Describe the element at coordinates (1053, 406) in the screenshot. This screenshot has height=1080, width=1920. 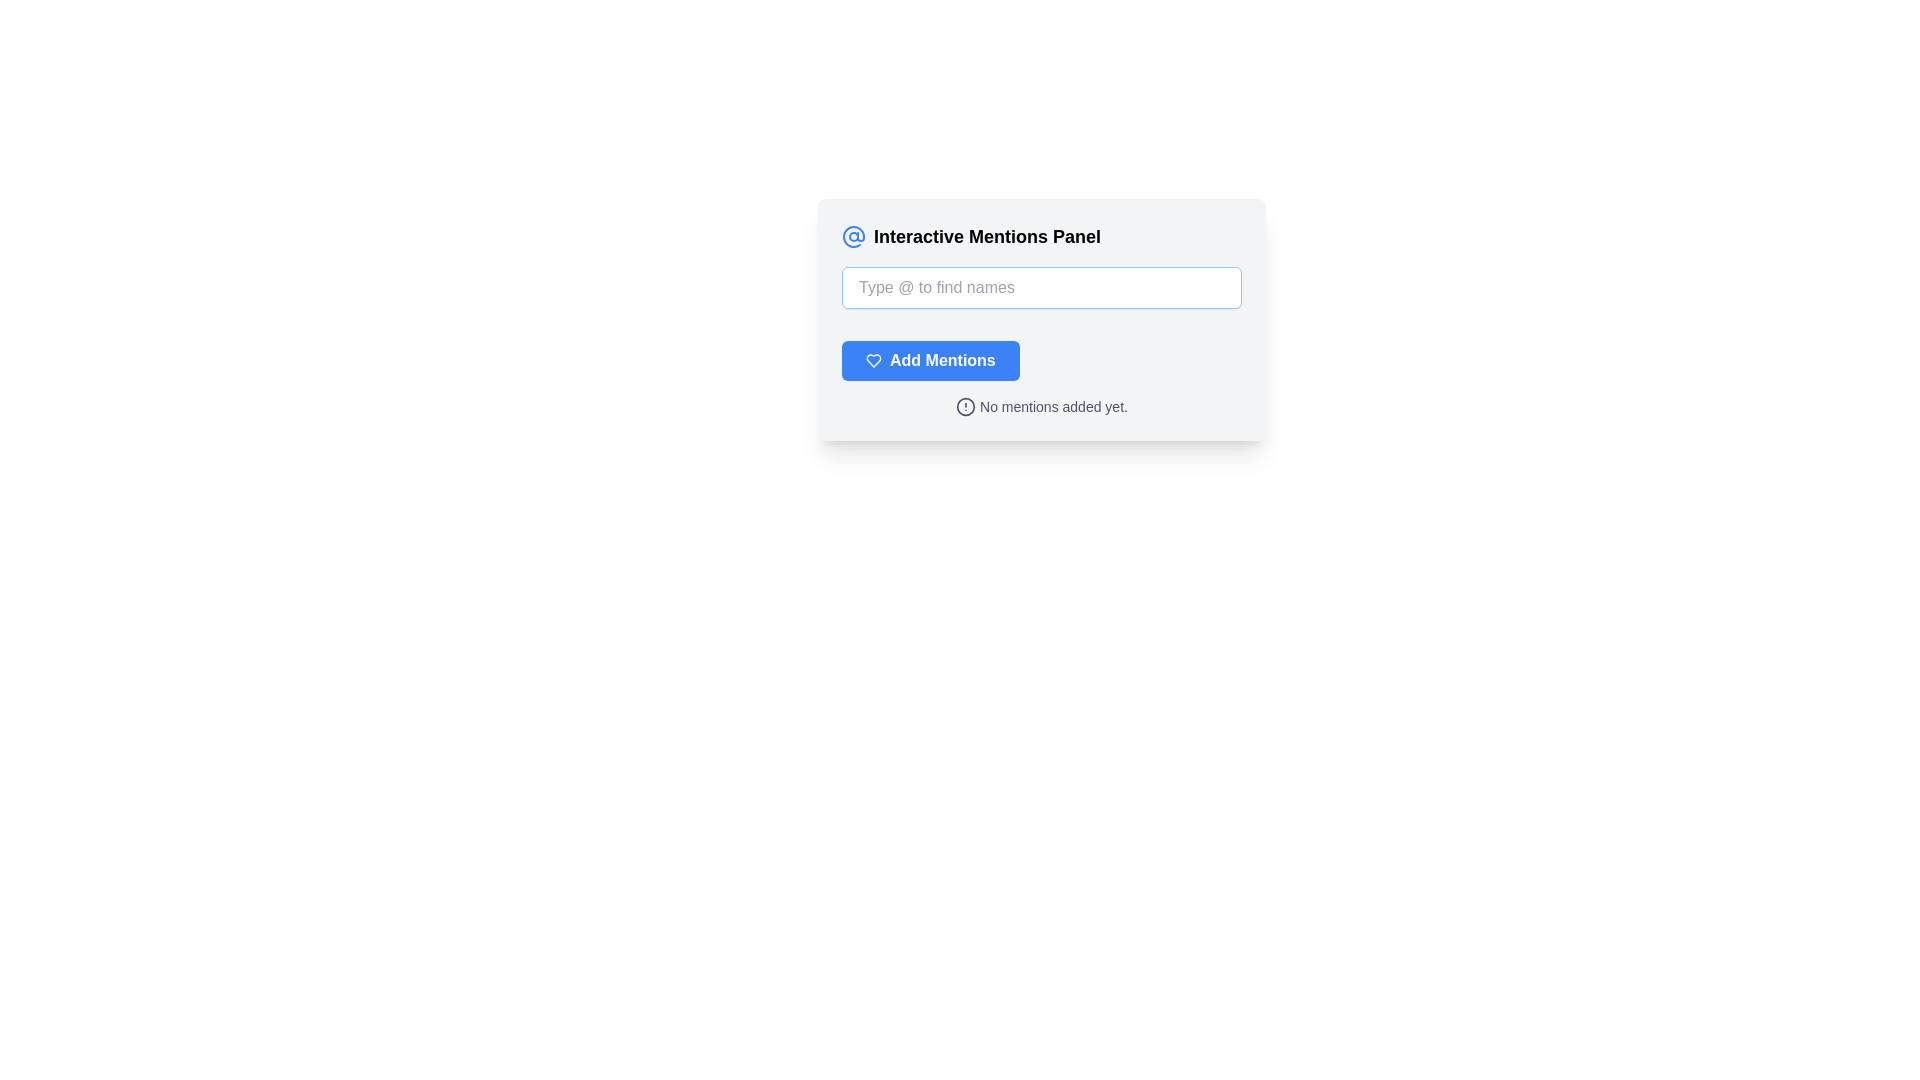
I see `the text label displaying 'No mentions added yet.' in gray color, located next to the circular alert icon in the 'Interactive Mentions Panel.'` at that location.